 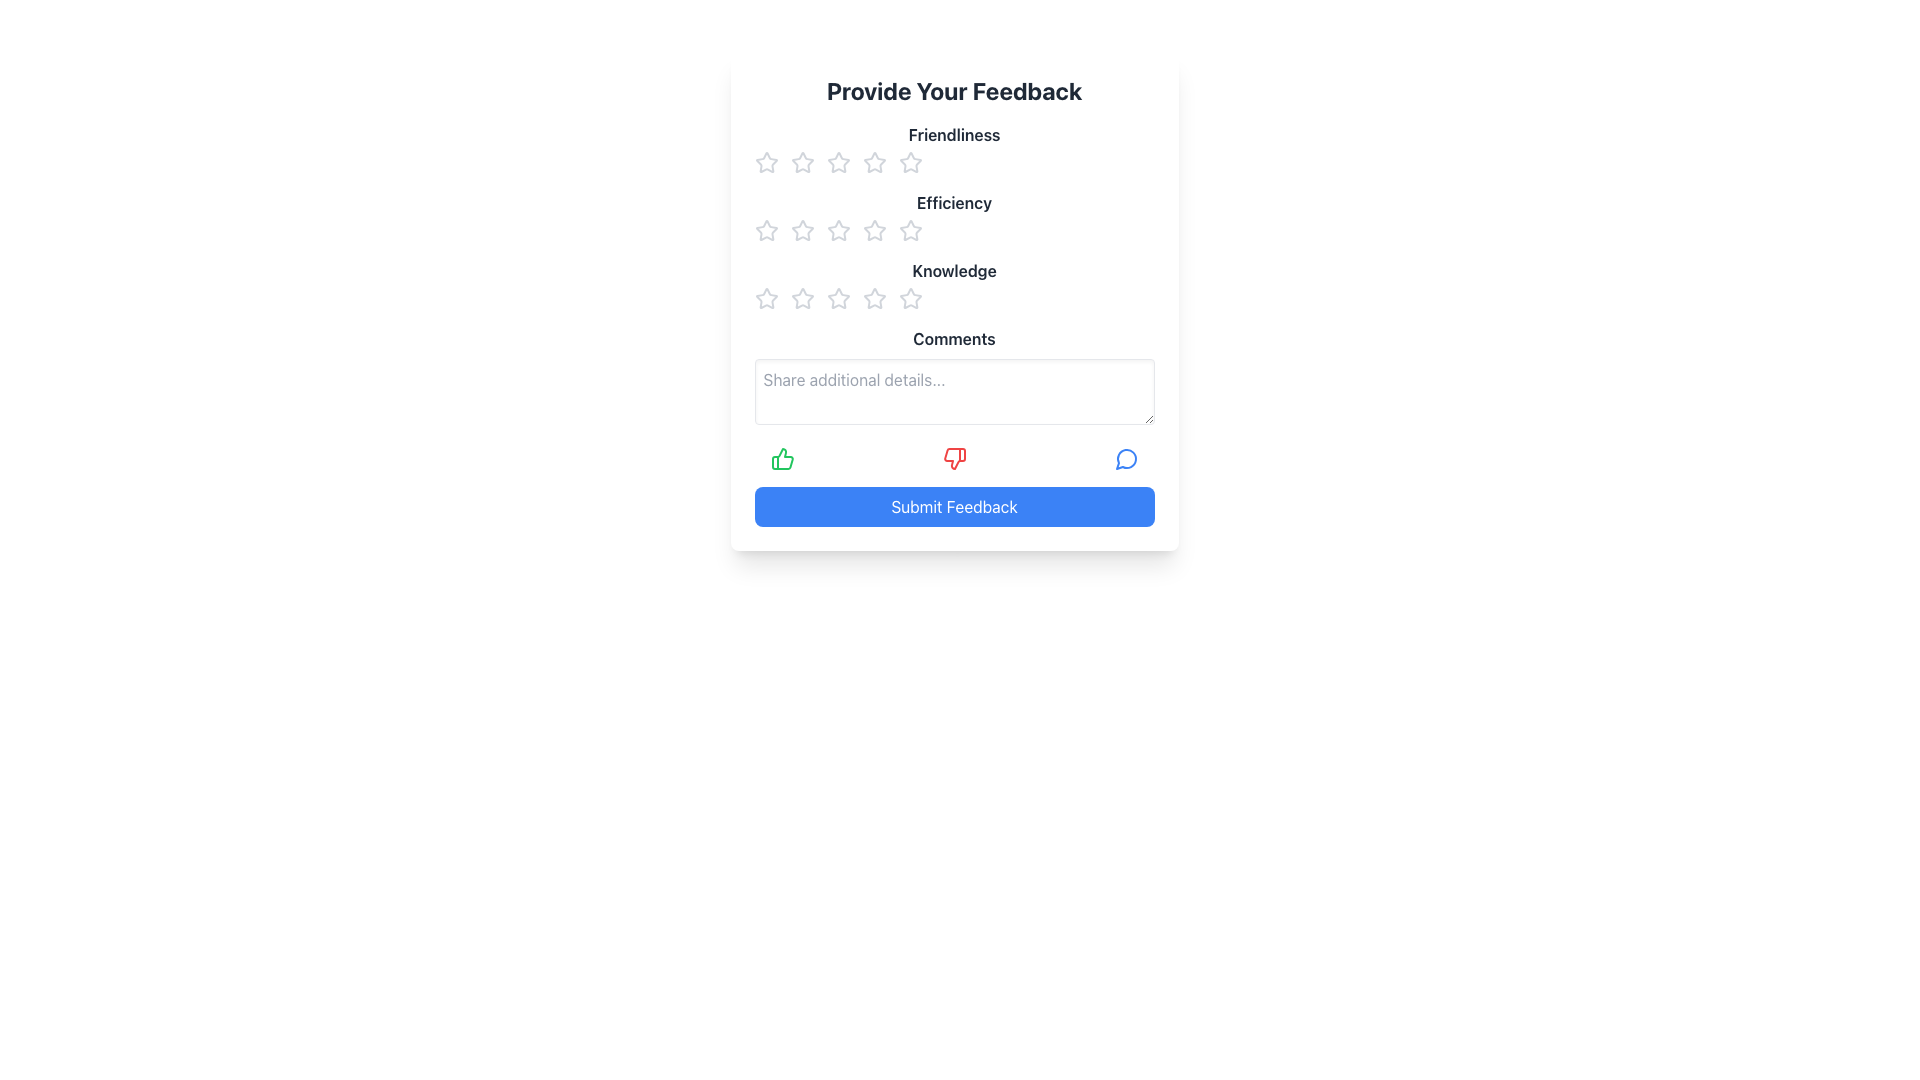 What do you see at coordinates (874, 298) in the screenshot?
I see `the fourth star in the 'Knowledge' rating section to assign a rating` at bounding box center [874, 298].